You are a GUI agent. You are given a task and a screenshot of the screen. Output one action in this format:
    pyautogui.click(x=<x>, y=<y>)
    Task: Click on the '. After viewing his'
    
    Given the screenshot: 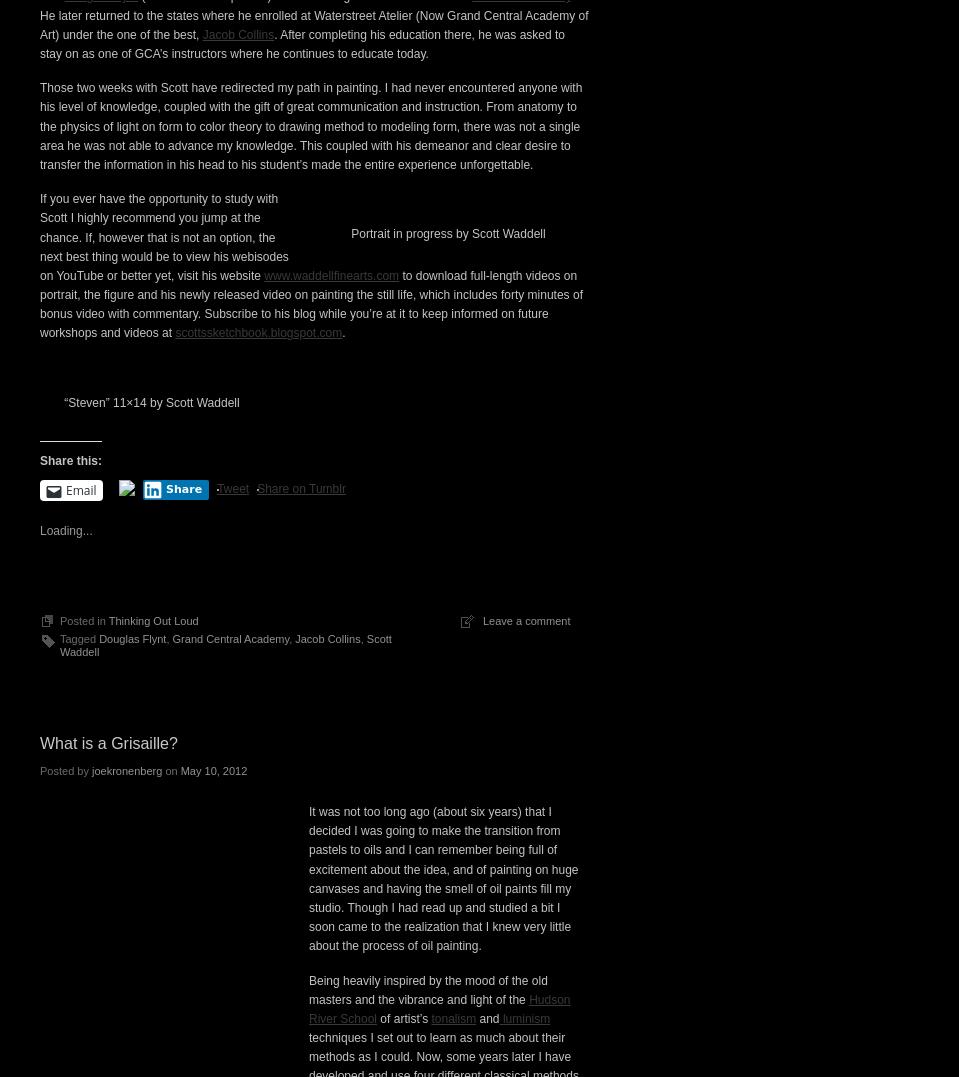 What is the action you would take?
    pyautogui.click(x=538, y=250)
    